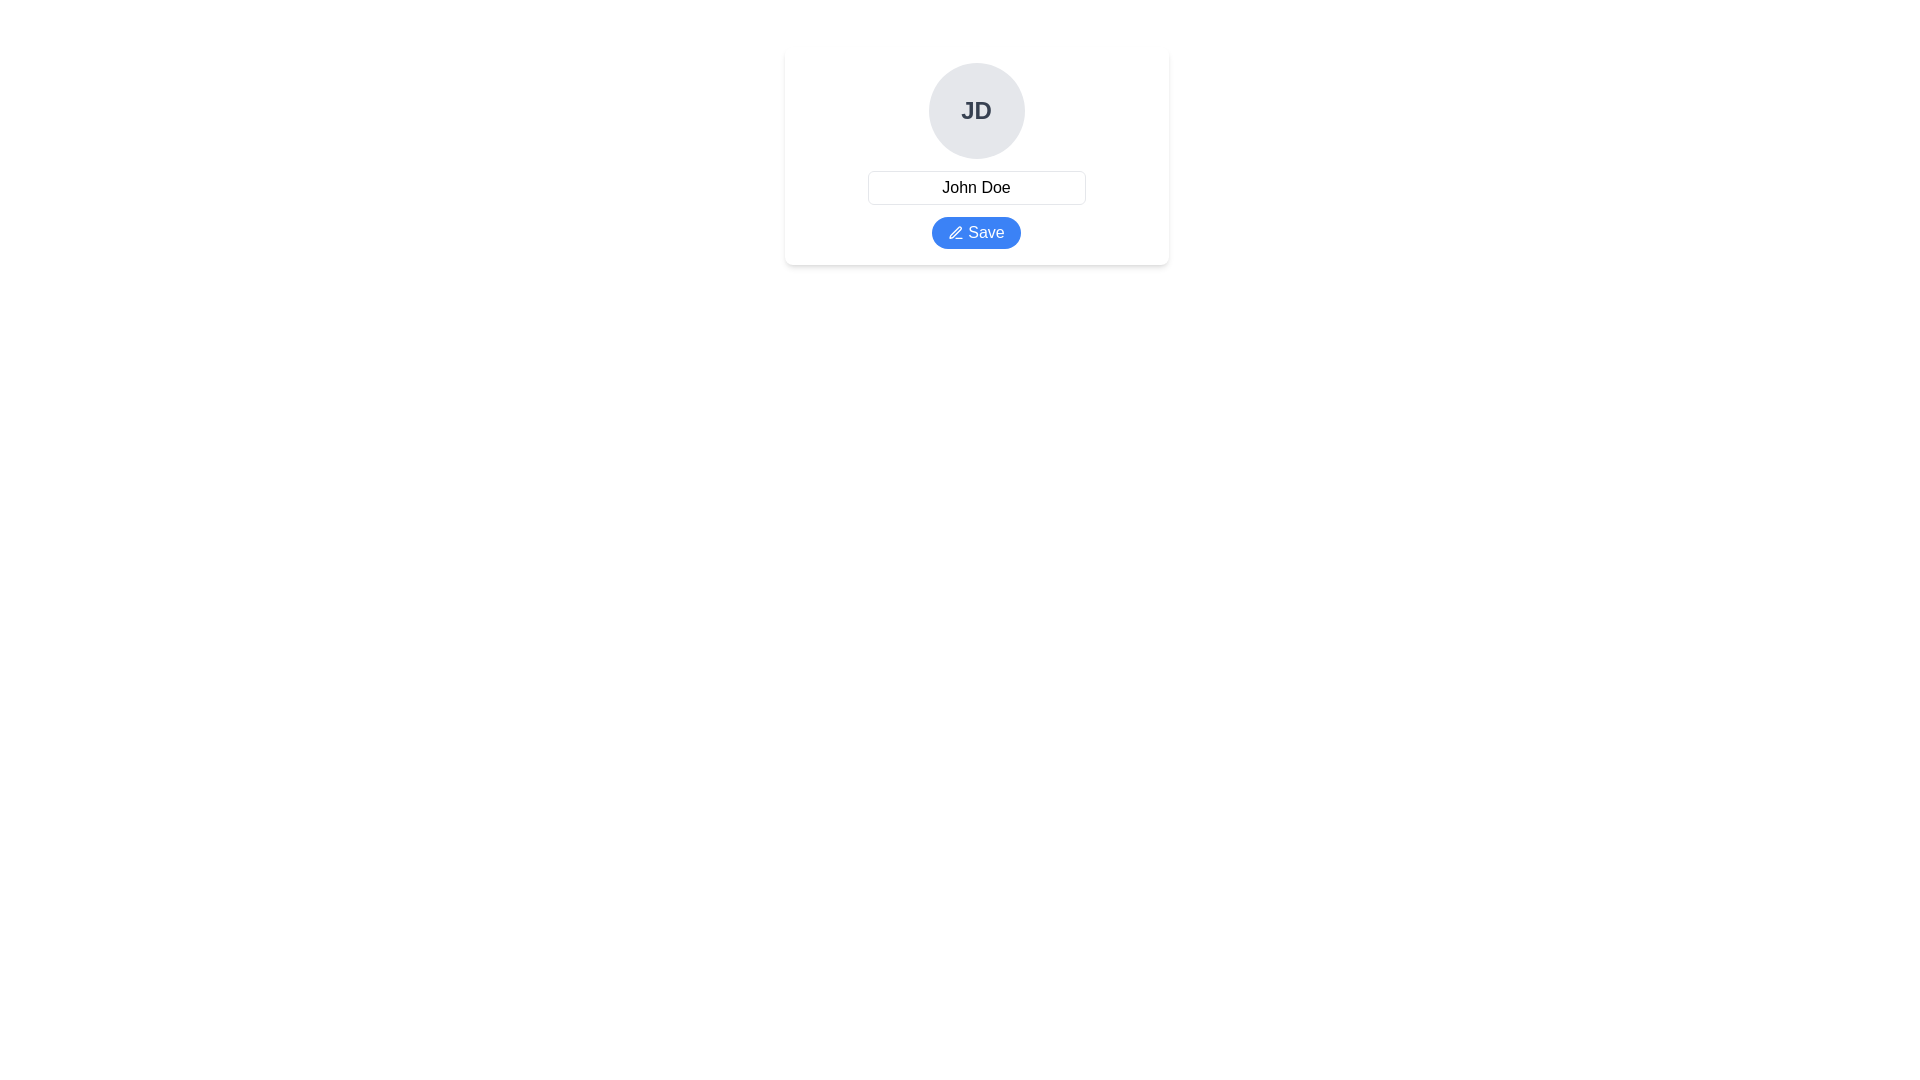  What do you see at coordinates (976, 231) in the screenshot?
I see `the blue 'Save' button with a pen icon located below the profile image and name in the center of the interface` at bounding box center [976, 231].